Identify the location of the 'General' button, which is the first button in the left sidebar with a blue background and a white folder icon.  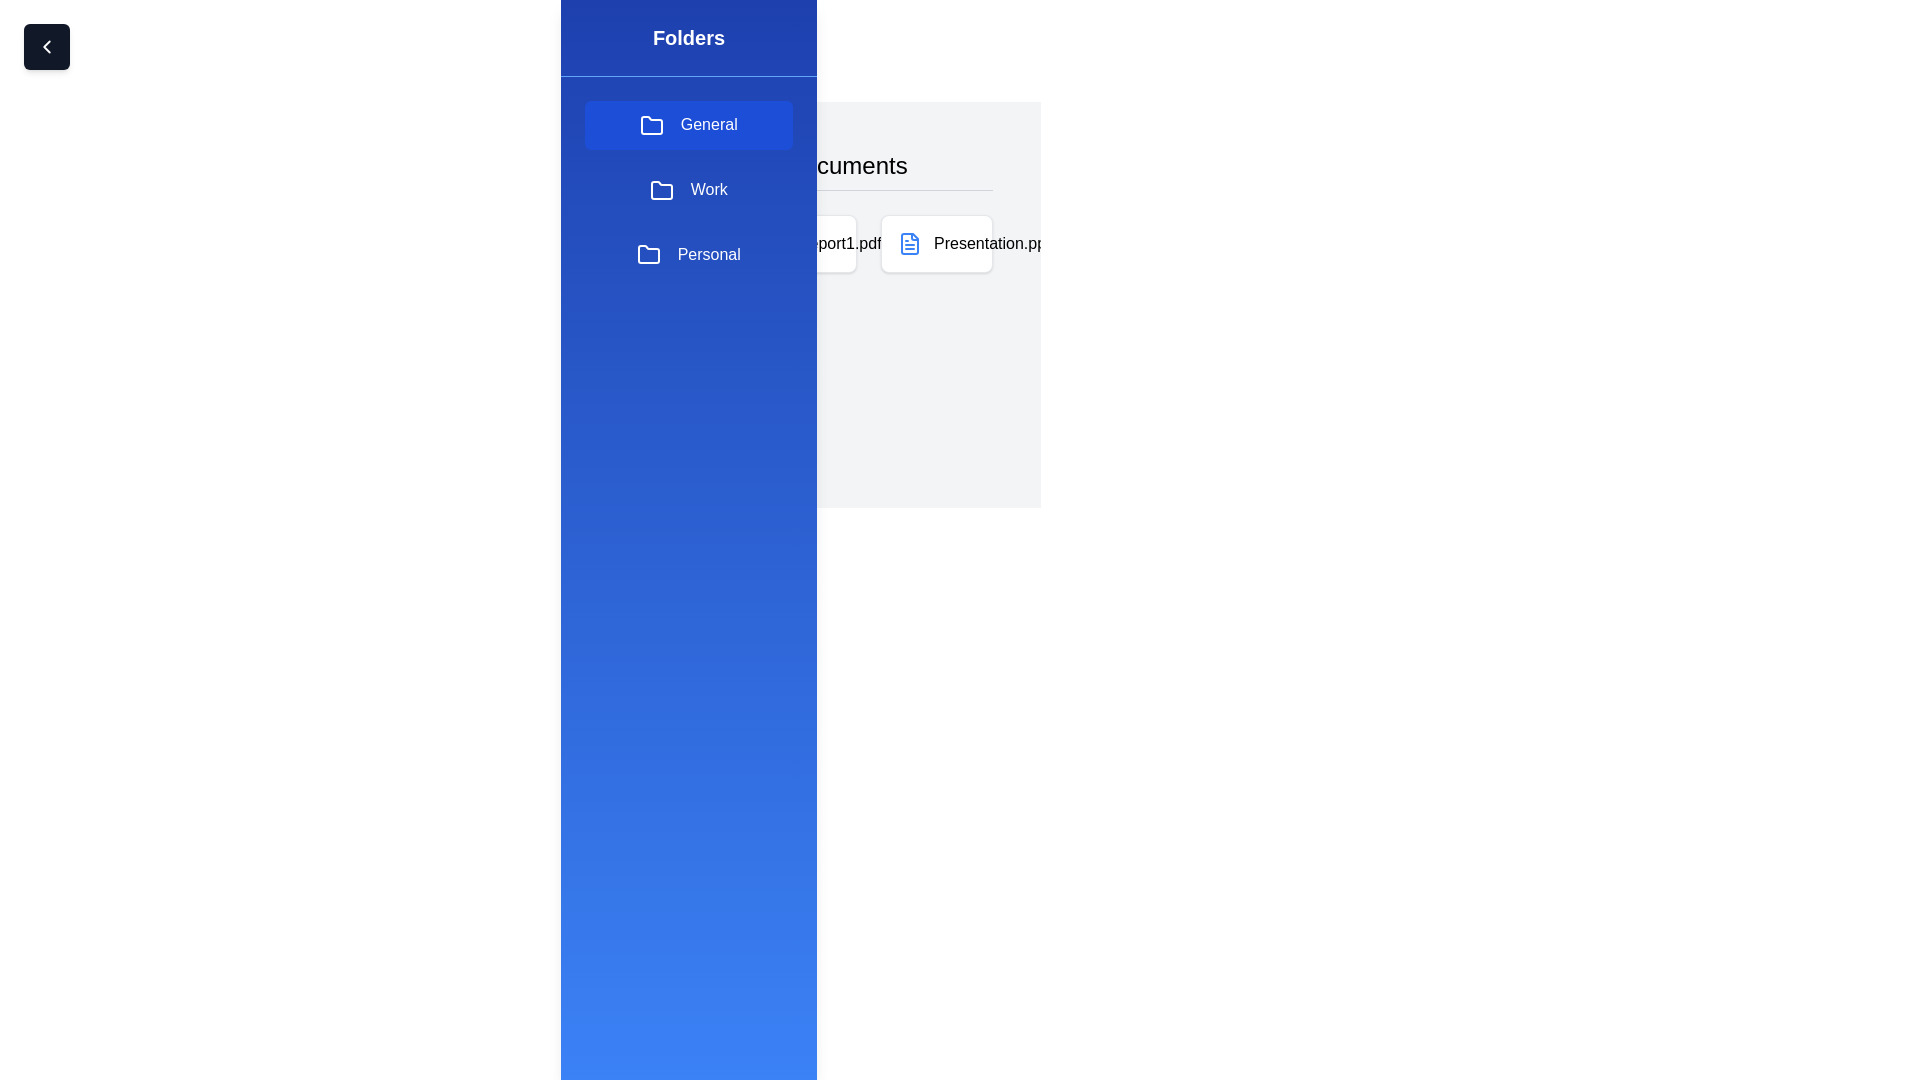
(689, 124).